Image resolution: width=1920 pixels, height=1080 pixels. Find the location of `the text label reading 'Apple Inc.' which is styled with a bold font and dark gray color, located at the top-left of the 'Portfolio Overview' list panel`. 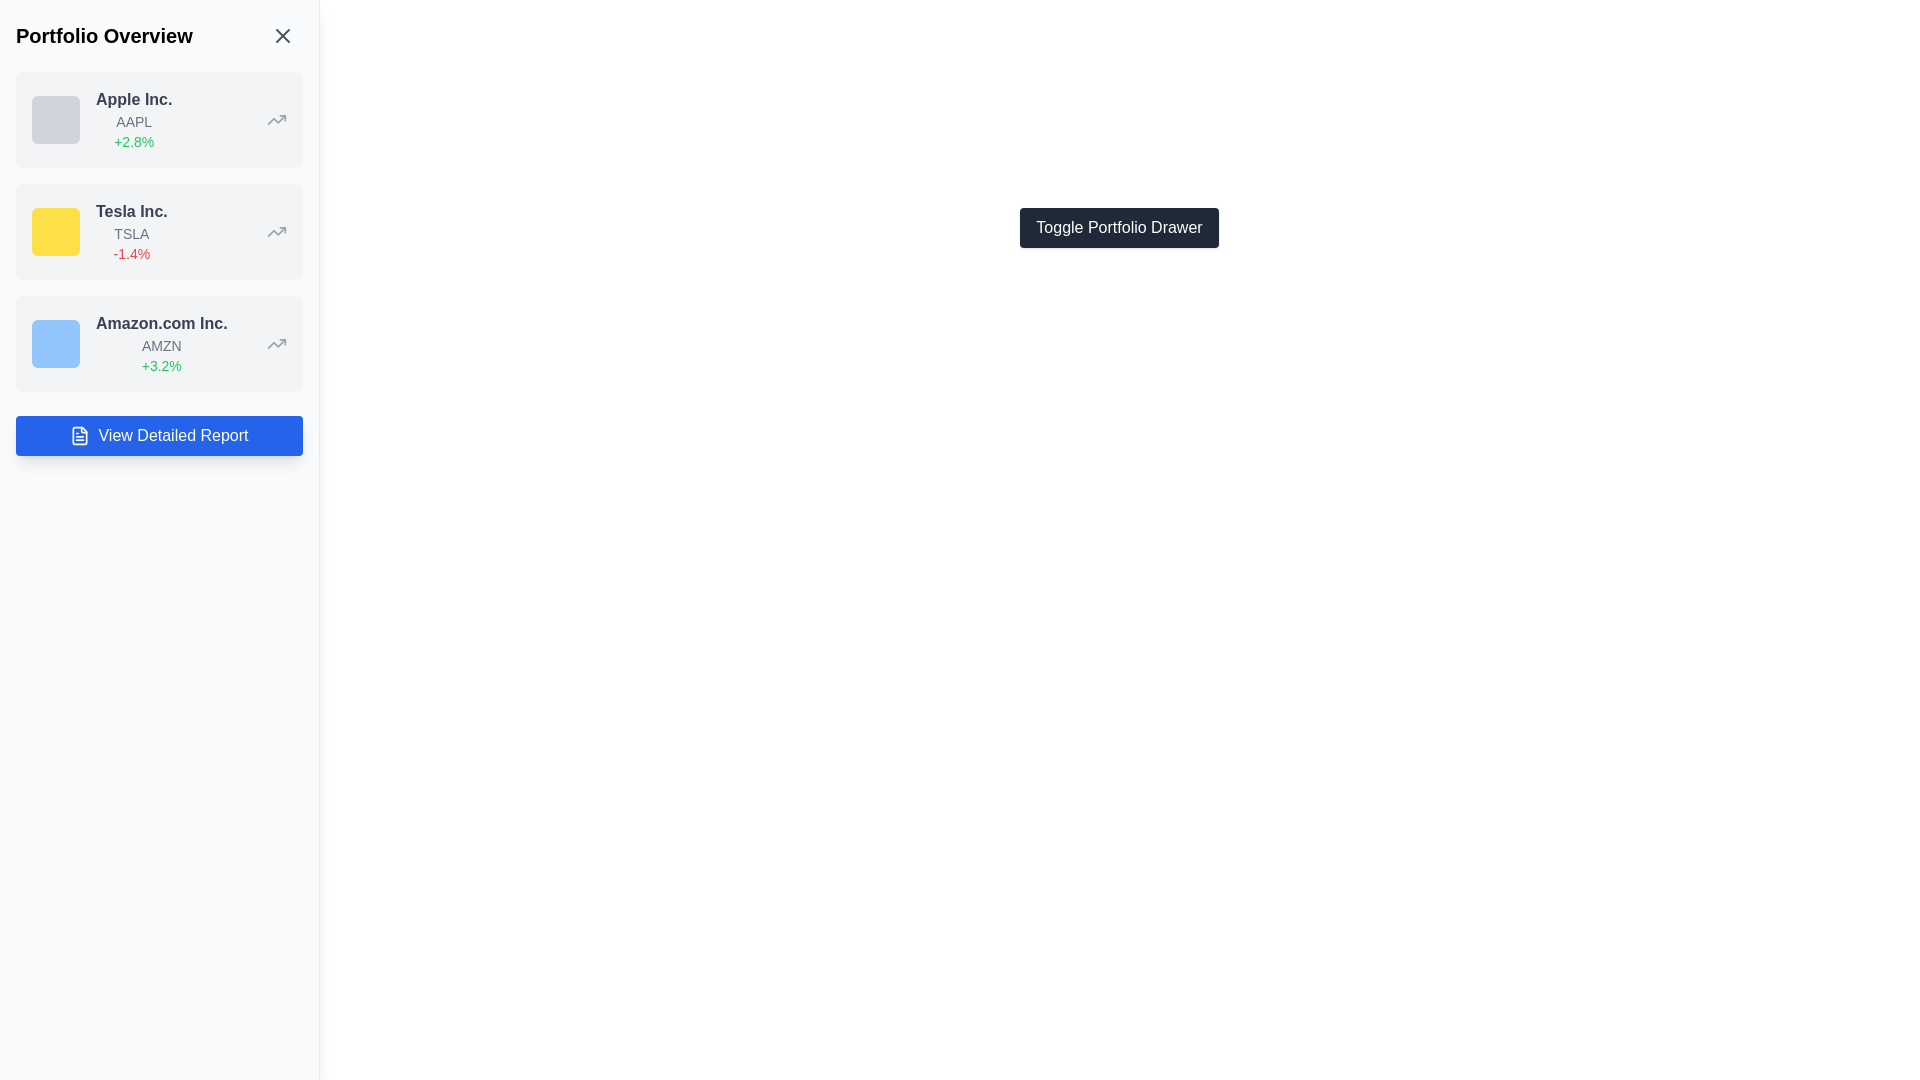

the text label reading 'Apple Inc.' which is styled with a bold font and dark gray color, located at the top-left of the 'Portfolio Overview' list panel is located at coordinates (133, 100).